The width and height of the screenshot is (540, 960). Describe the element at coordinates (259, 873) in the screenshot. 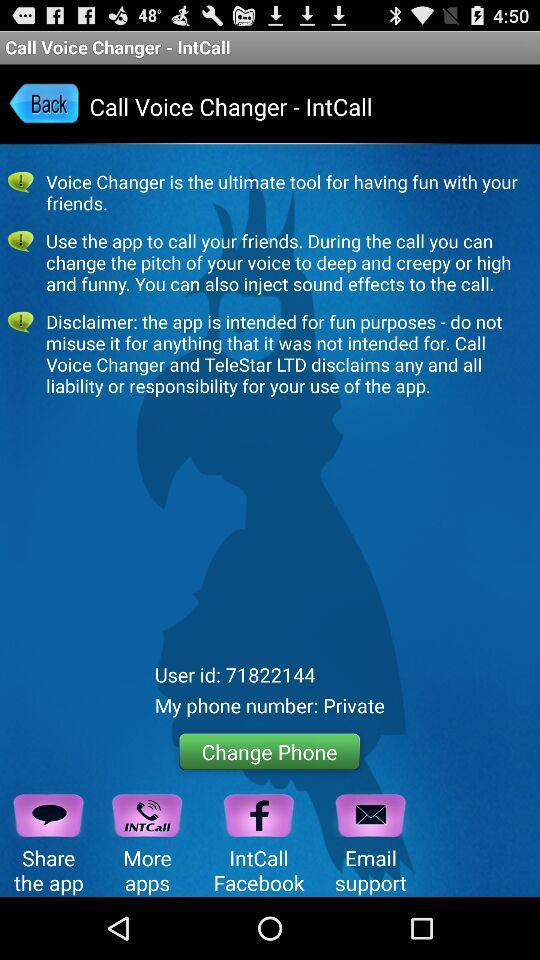

I see `the facebook icon` at that location.